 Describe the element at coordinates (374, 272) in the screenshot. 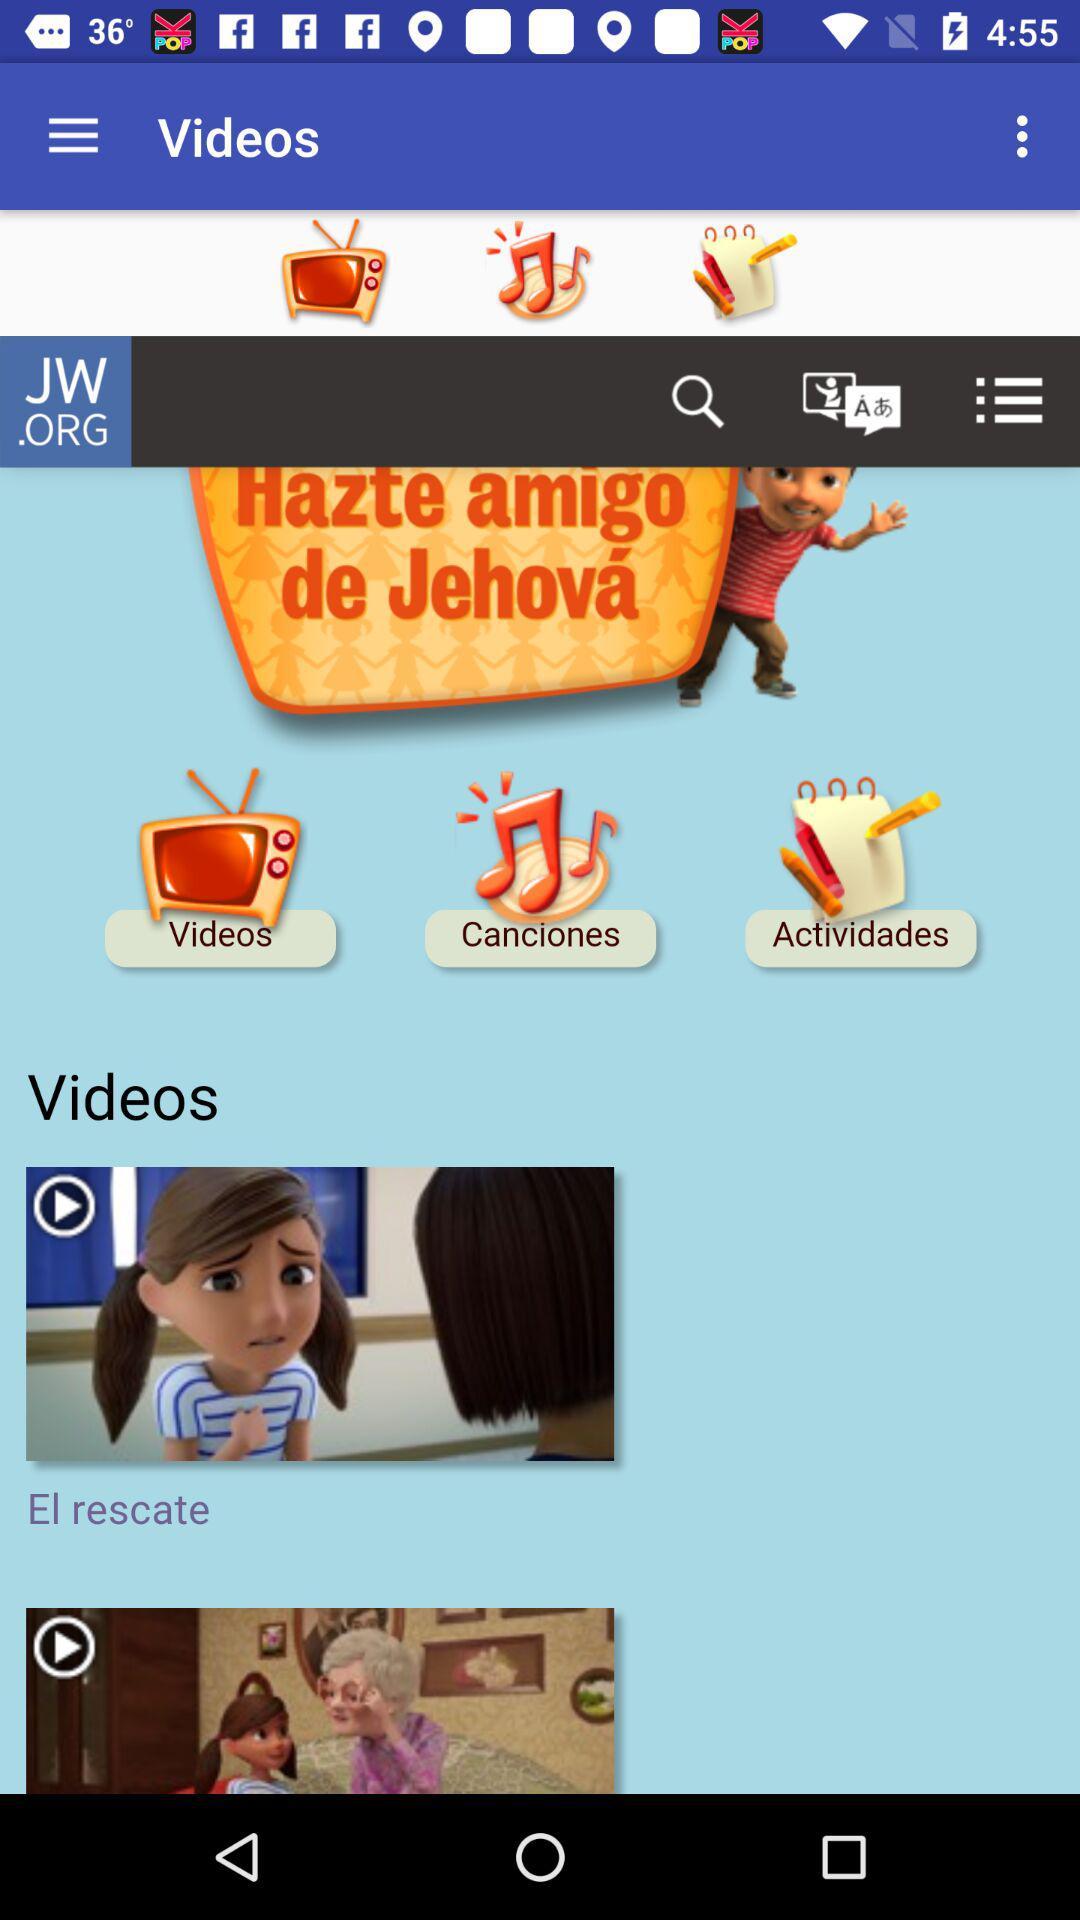

I see `videos` at that location.